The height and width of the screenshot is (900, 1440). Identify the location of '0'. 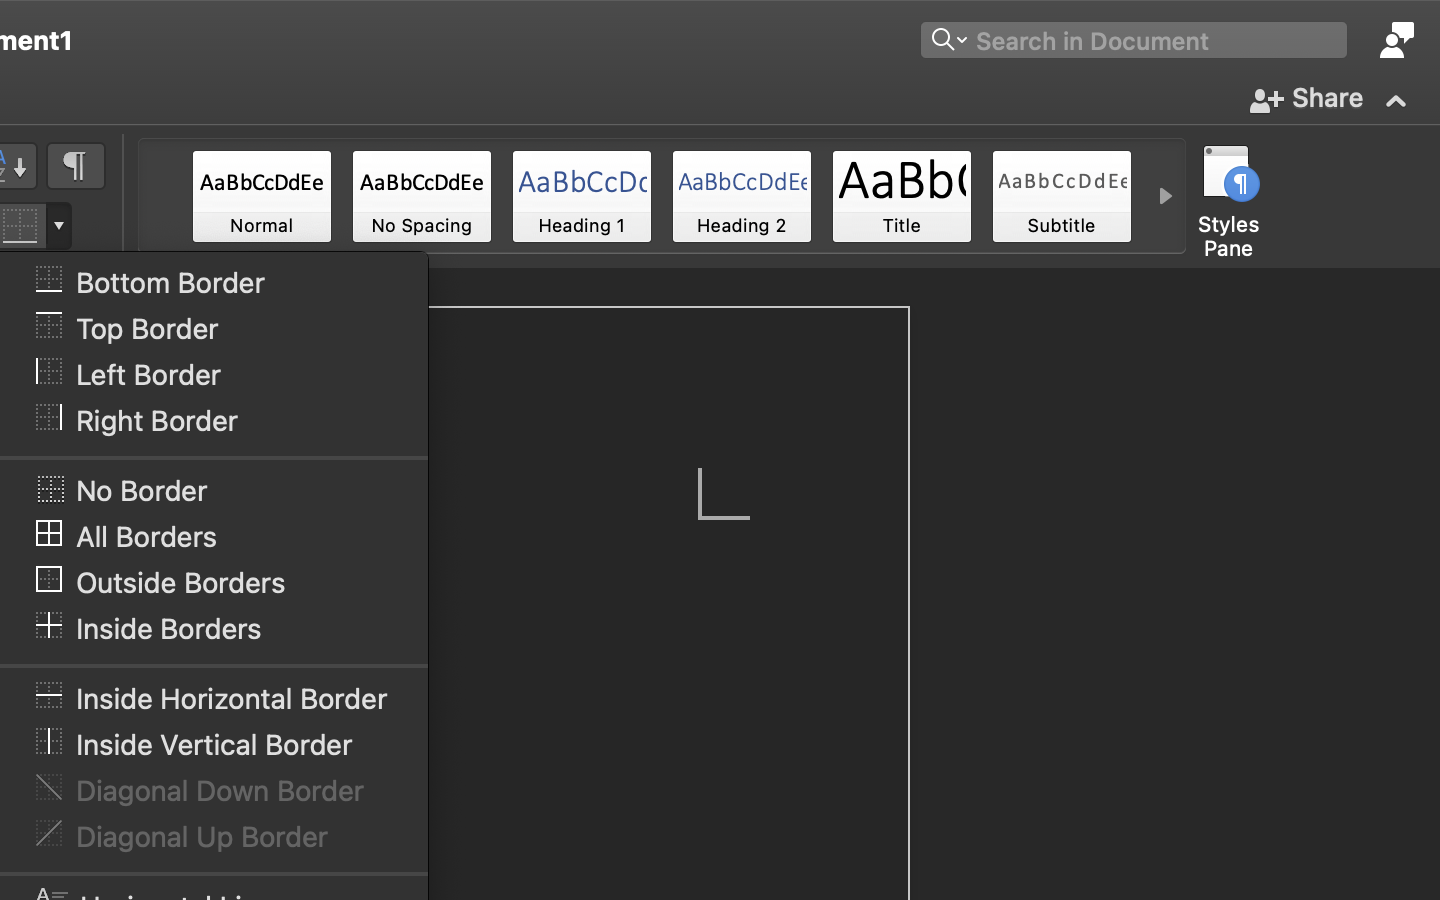
(260, 196).